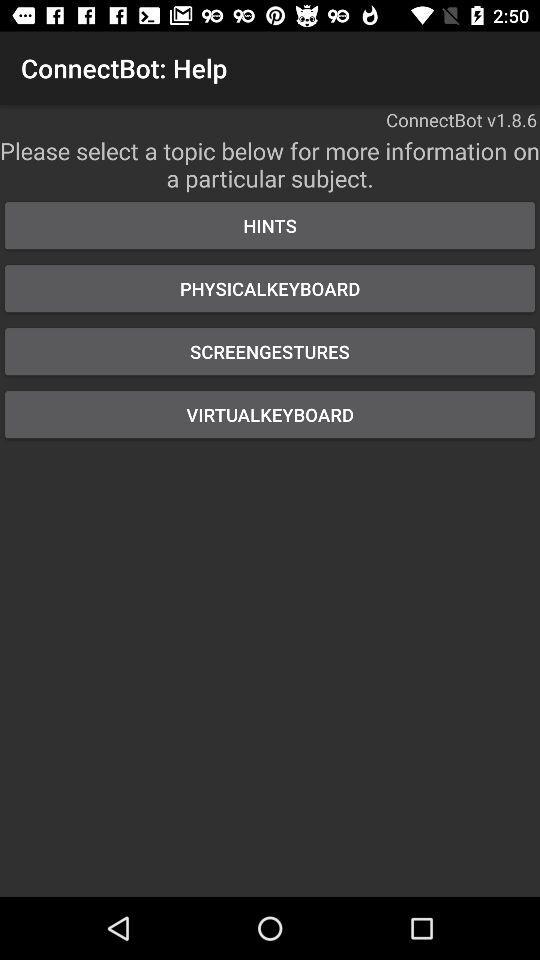 This screenshot has width=540, height=960. What do you see at coordinates (270, 351) in the screenshot?
I see `the button above virtualkeyboard icon` at bounding box center [270, 351].